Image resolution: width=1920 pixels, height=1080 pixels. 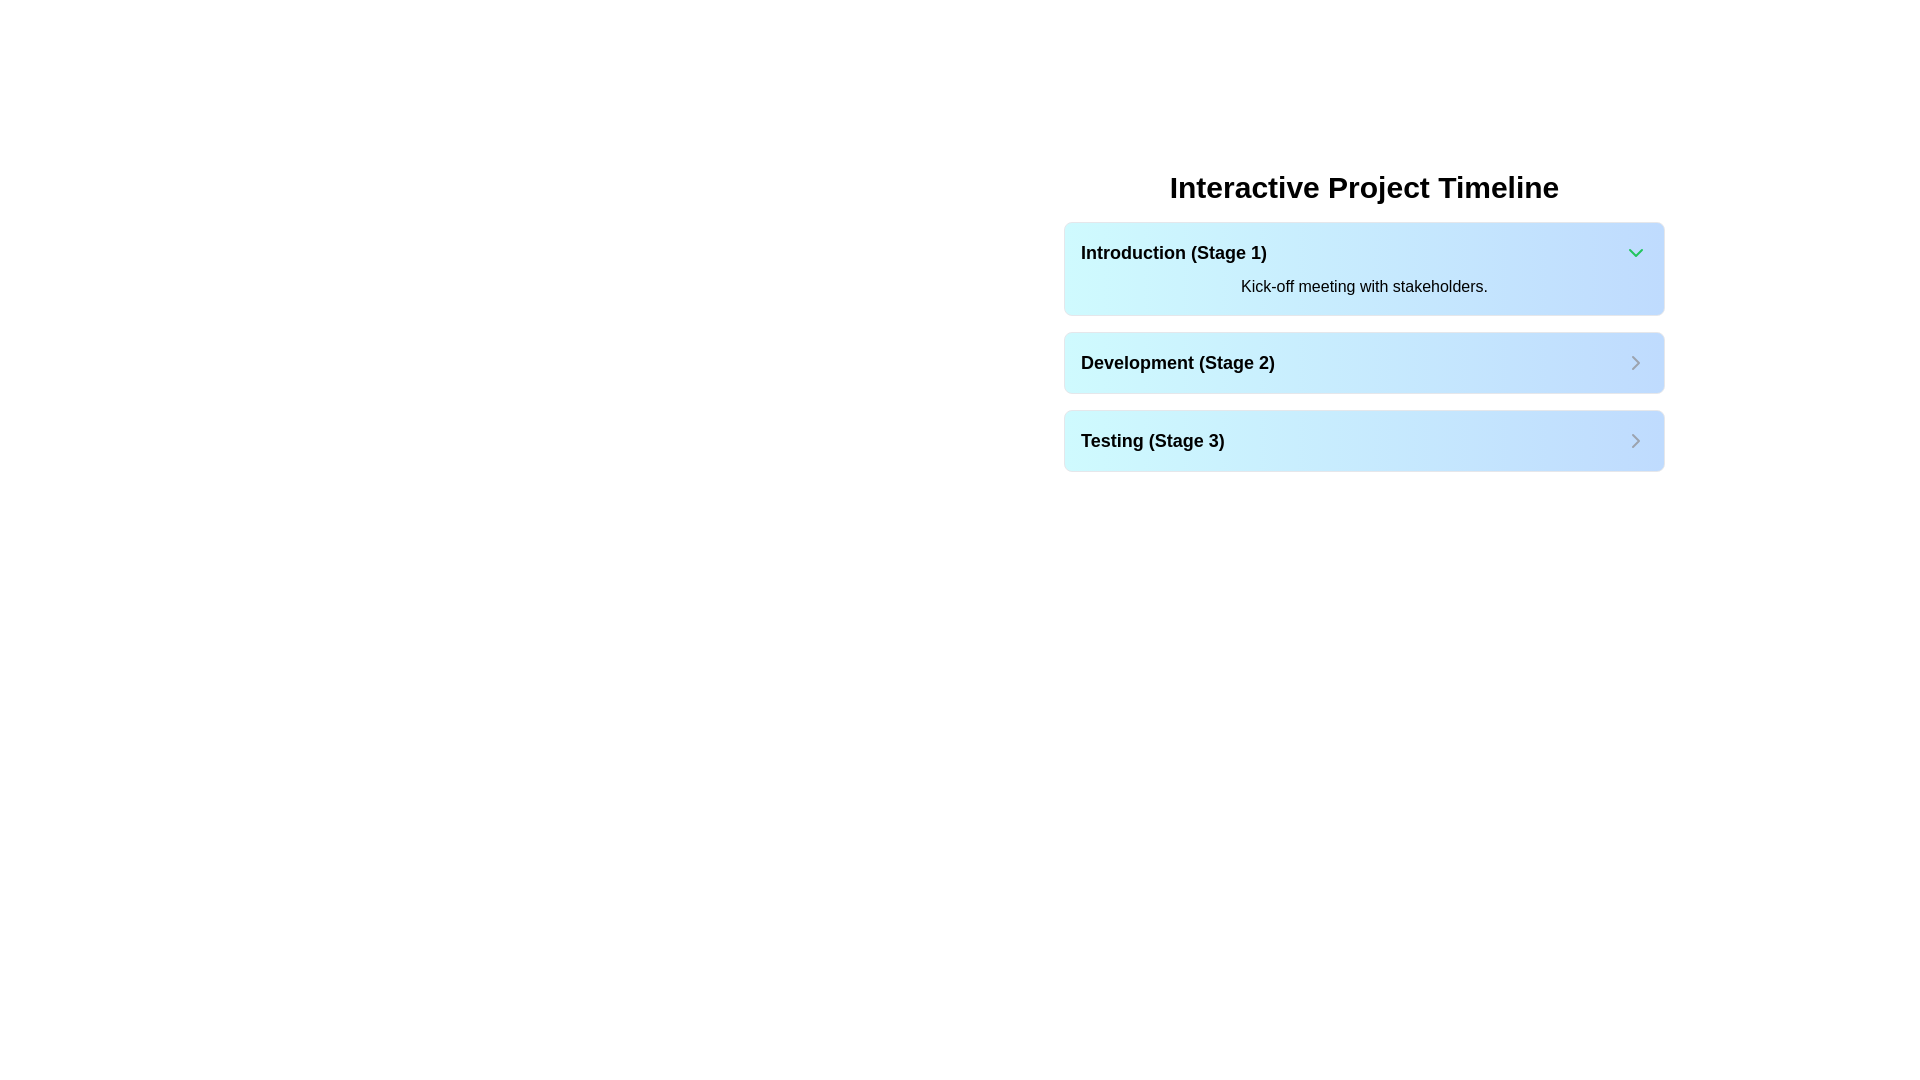 What do you see at coordinates (1174, 252) in the screenshot?
I see `text label titled 'Introduction (Stage 1)' located on the left side of a blue gradient rectangular box, positioned at the top of the box` at bounding box center [1174, 252].